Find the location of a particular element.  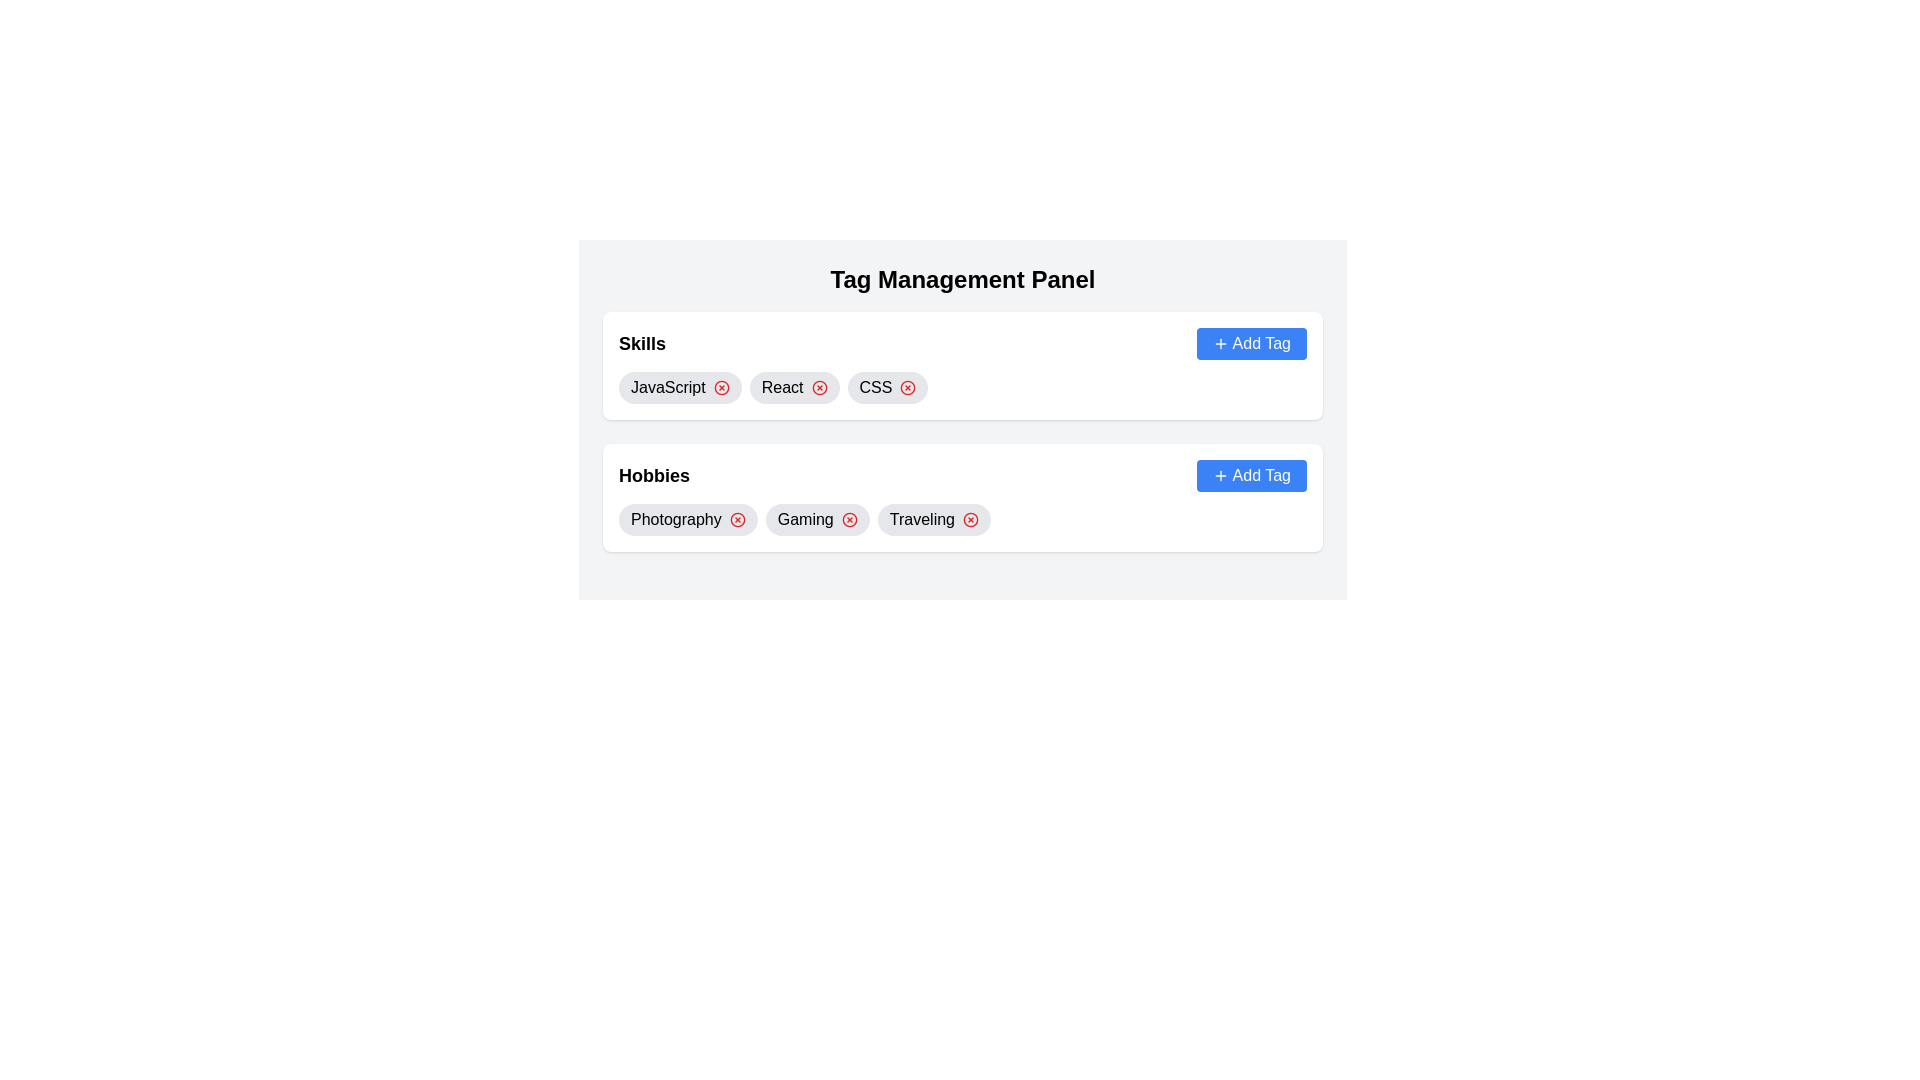

the 'Add Tag' button with a blue background and white text, located in the 'Hobbies' section, to trigger the hover effect is located at coordinates (1250, 475).